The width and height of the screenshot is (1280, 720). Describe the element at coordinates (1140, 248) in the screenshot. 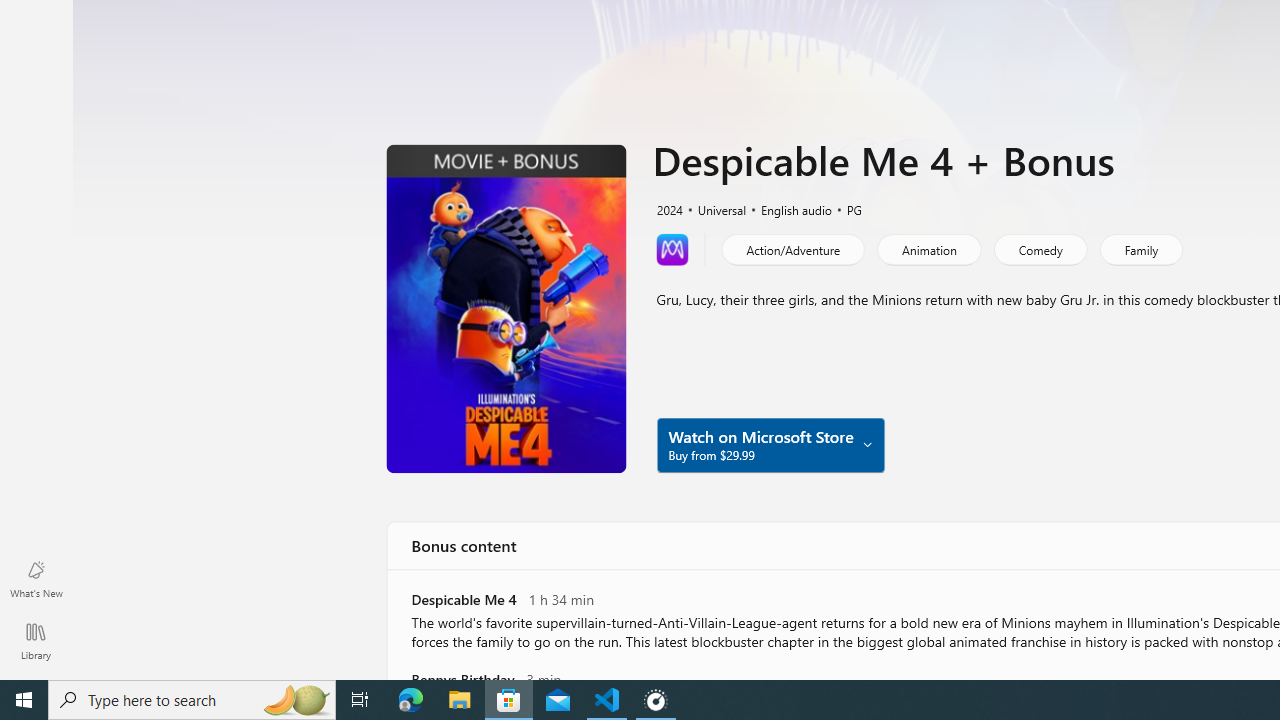

I see `'Family'` at that location.